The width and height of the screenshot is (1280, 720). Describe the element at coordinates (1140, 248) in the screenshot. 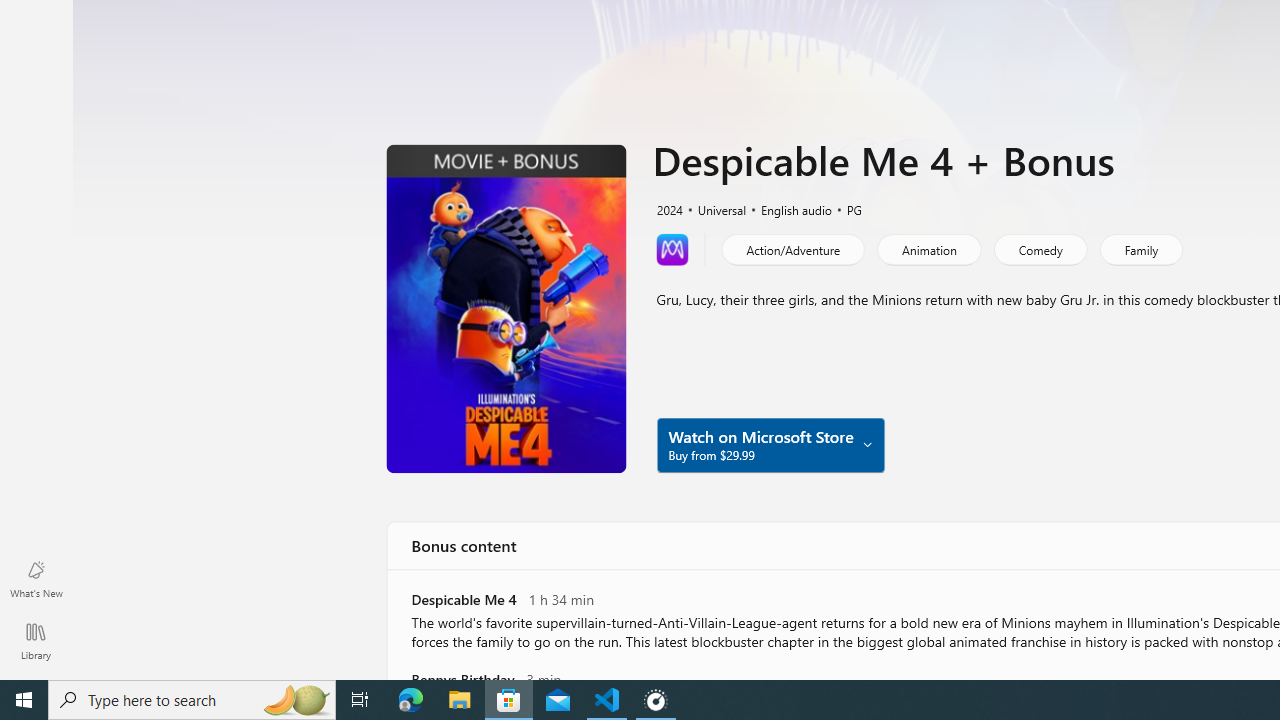

I see `'Family'` at that location.